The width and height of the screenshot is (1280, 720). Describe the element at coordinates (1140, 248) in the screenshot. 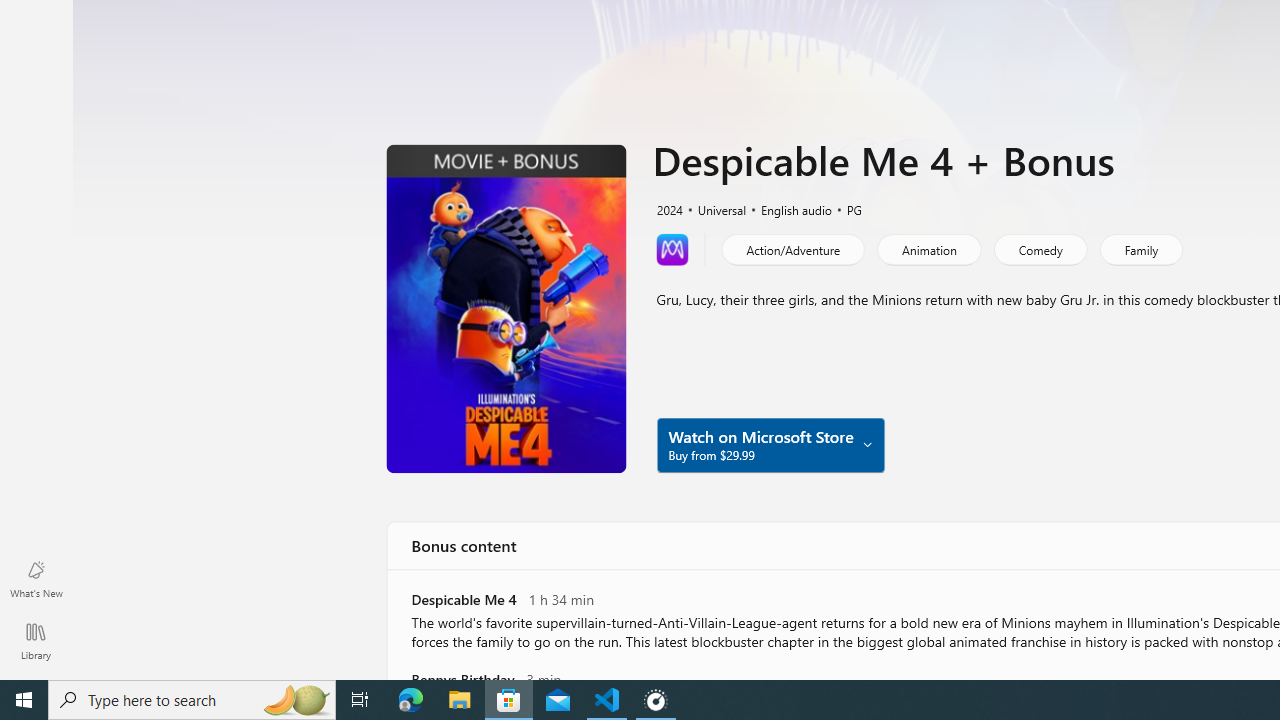

I see `'Family'` at that location.